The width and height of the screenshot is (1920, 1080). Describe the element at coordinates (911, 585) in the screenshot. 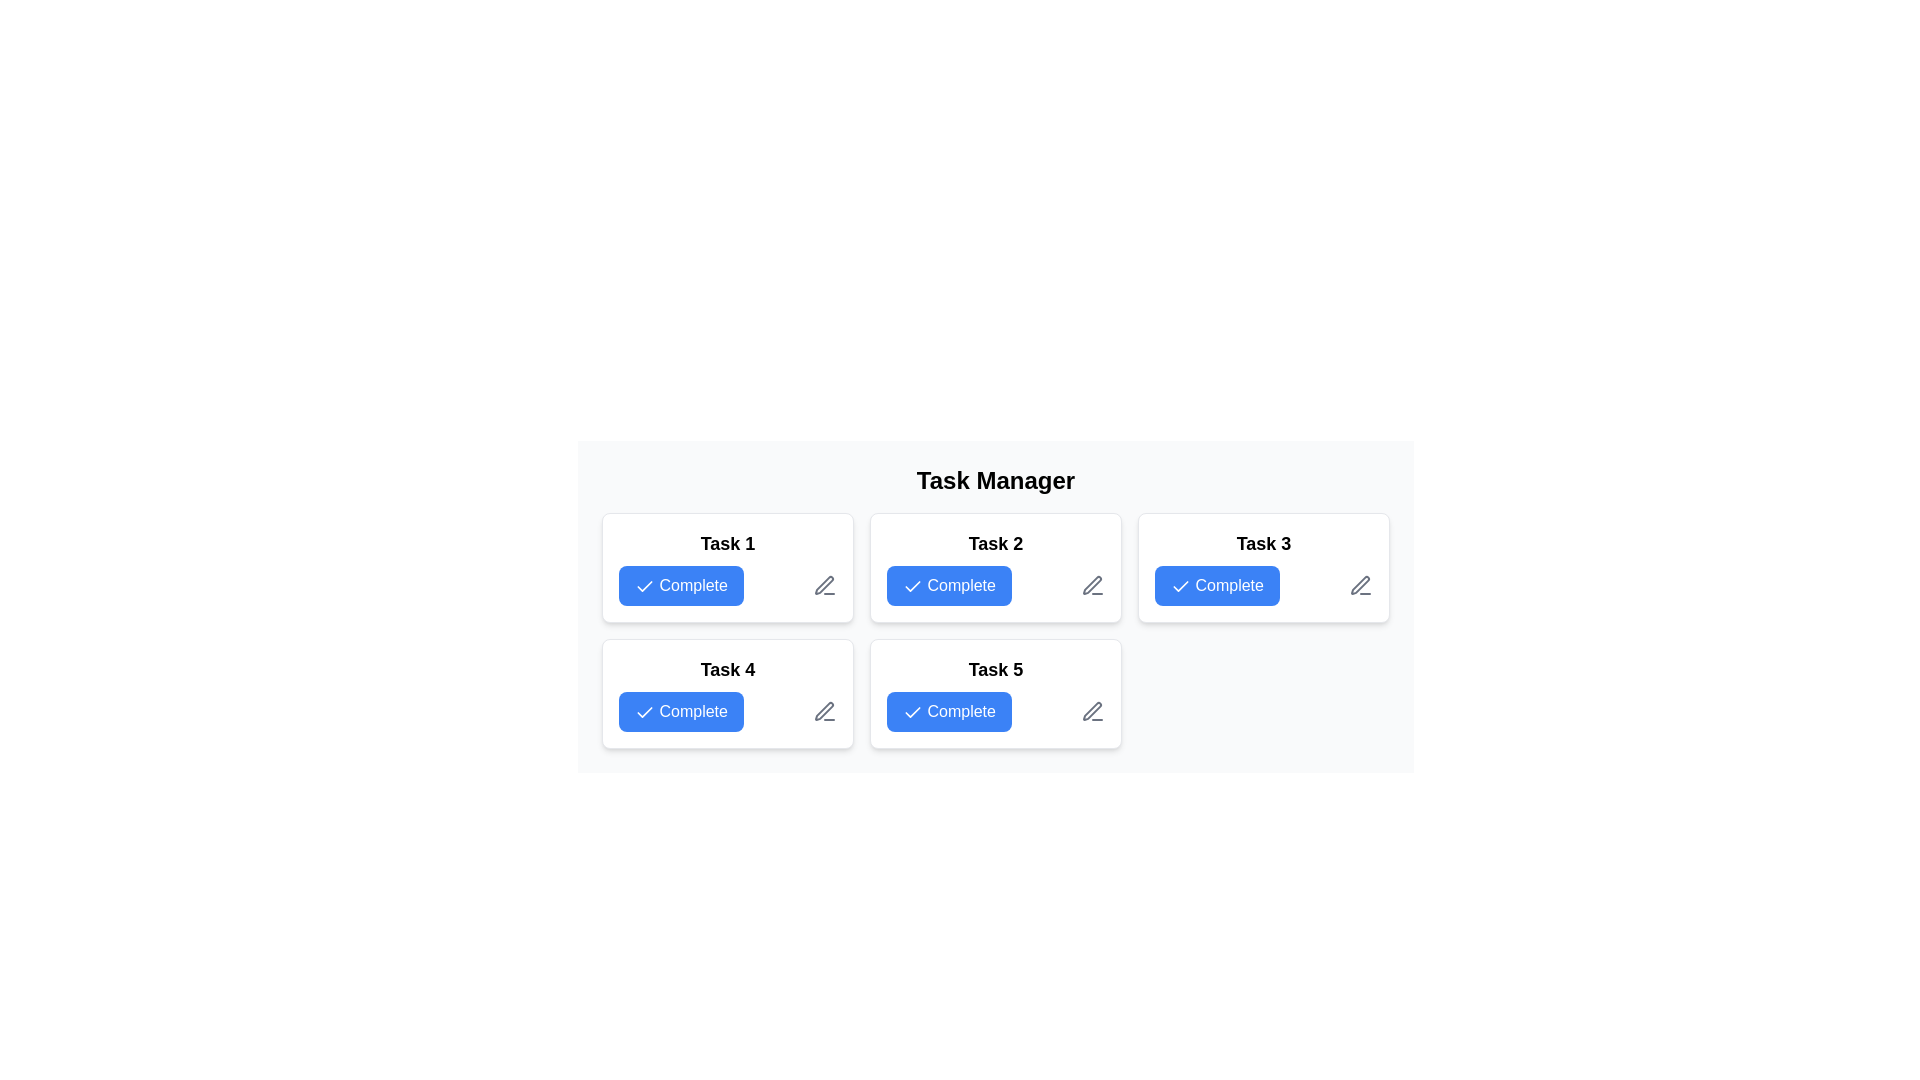

I see `the tick icon within the blue 'Complete' button in the 'Task 2' card` at that location.